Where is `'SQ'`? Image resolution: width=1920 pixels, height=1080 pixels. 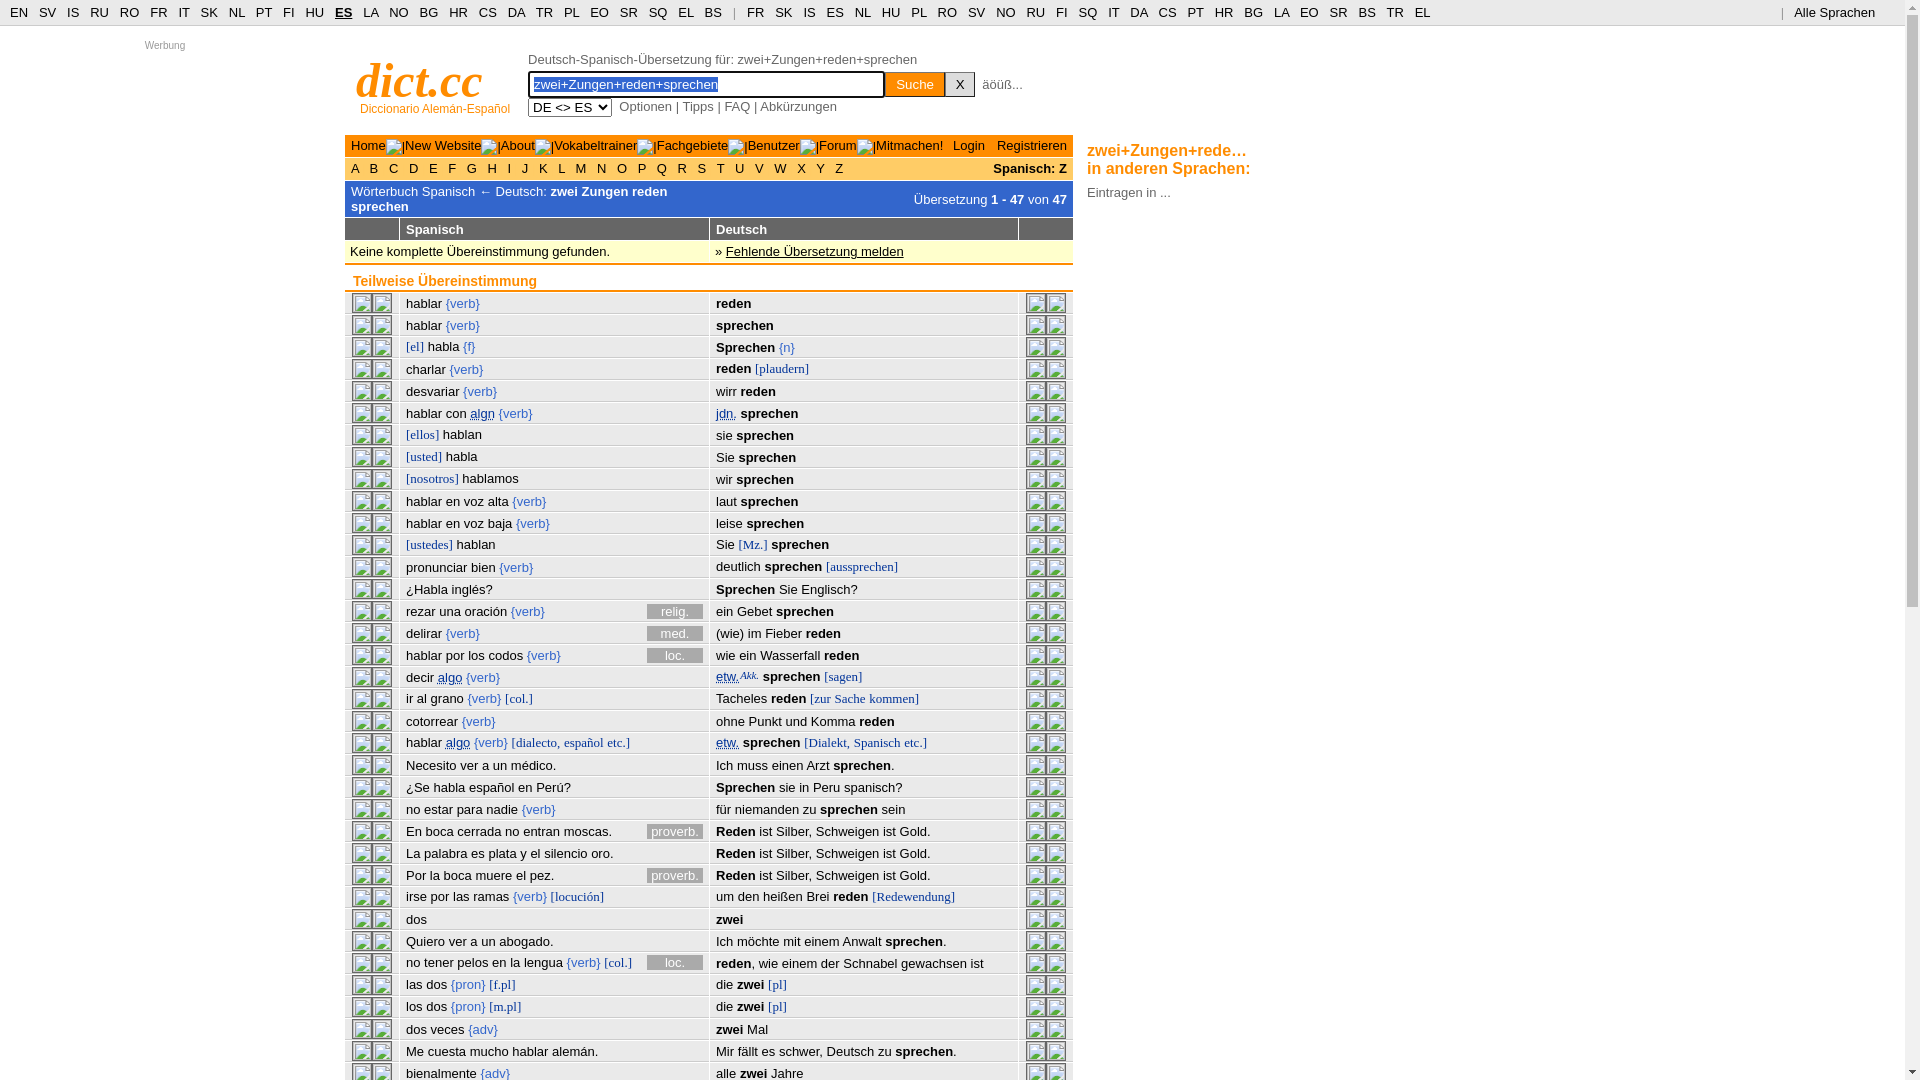 'SQ' is located at coordinates (658, 12).